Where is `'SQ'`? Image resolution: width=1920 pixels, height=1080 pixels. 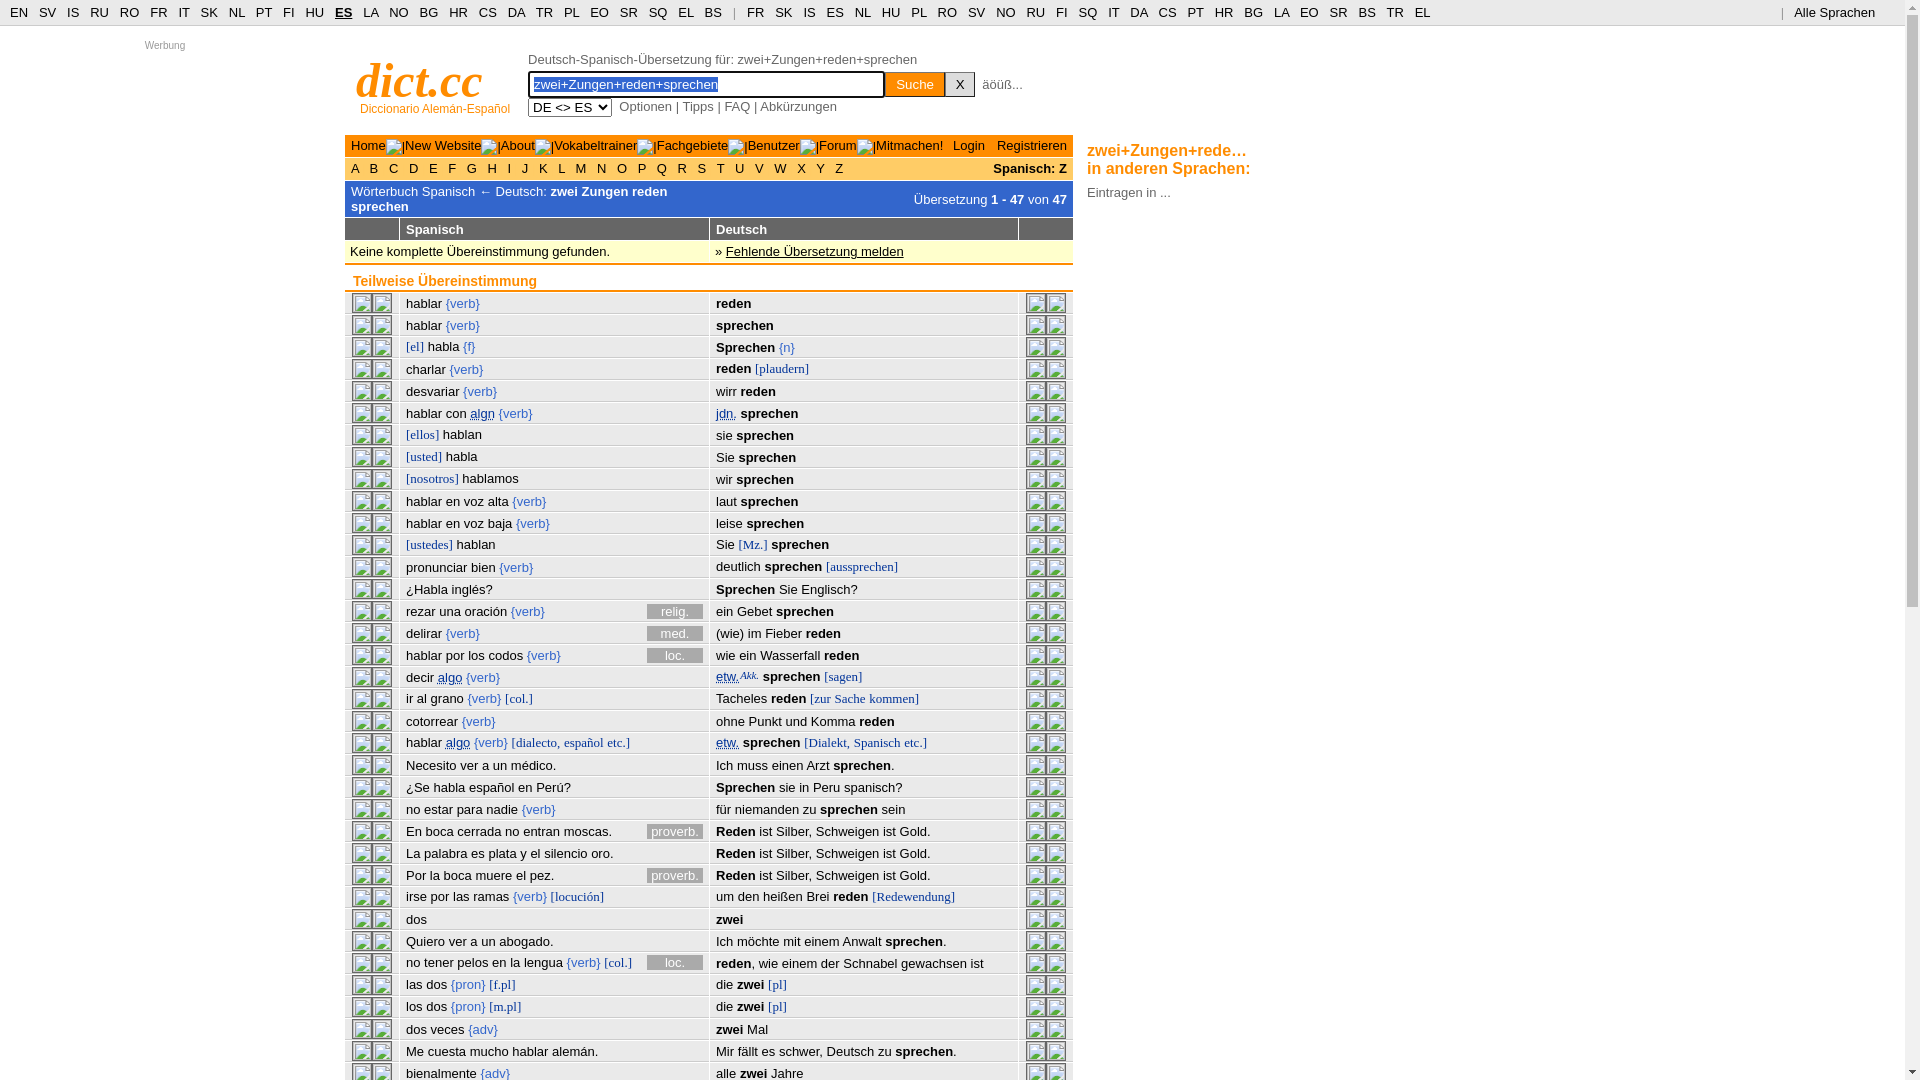 'SQ' is located at coordinates (658, 12).